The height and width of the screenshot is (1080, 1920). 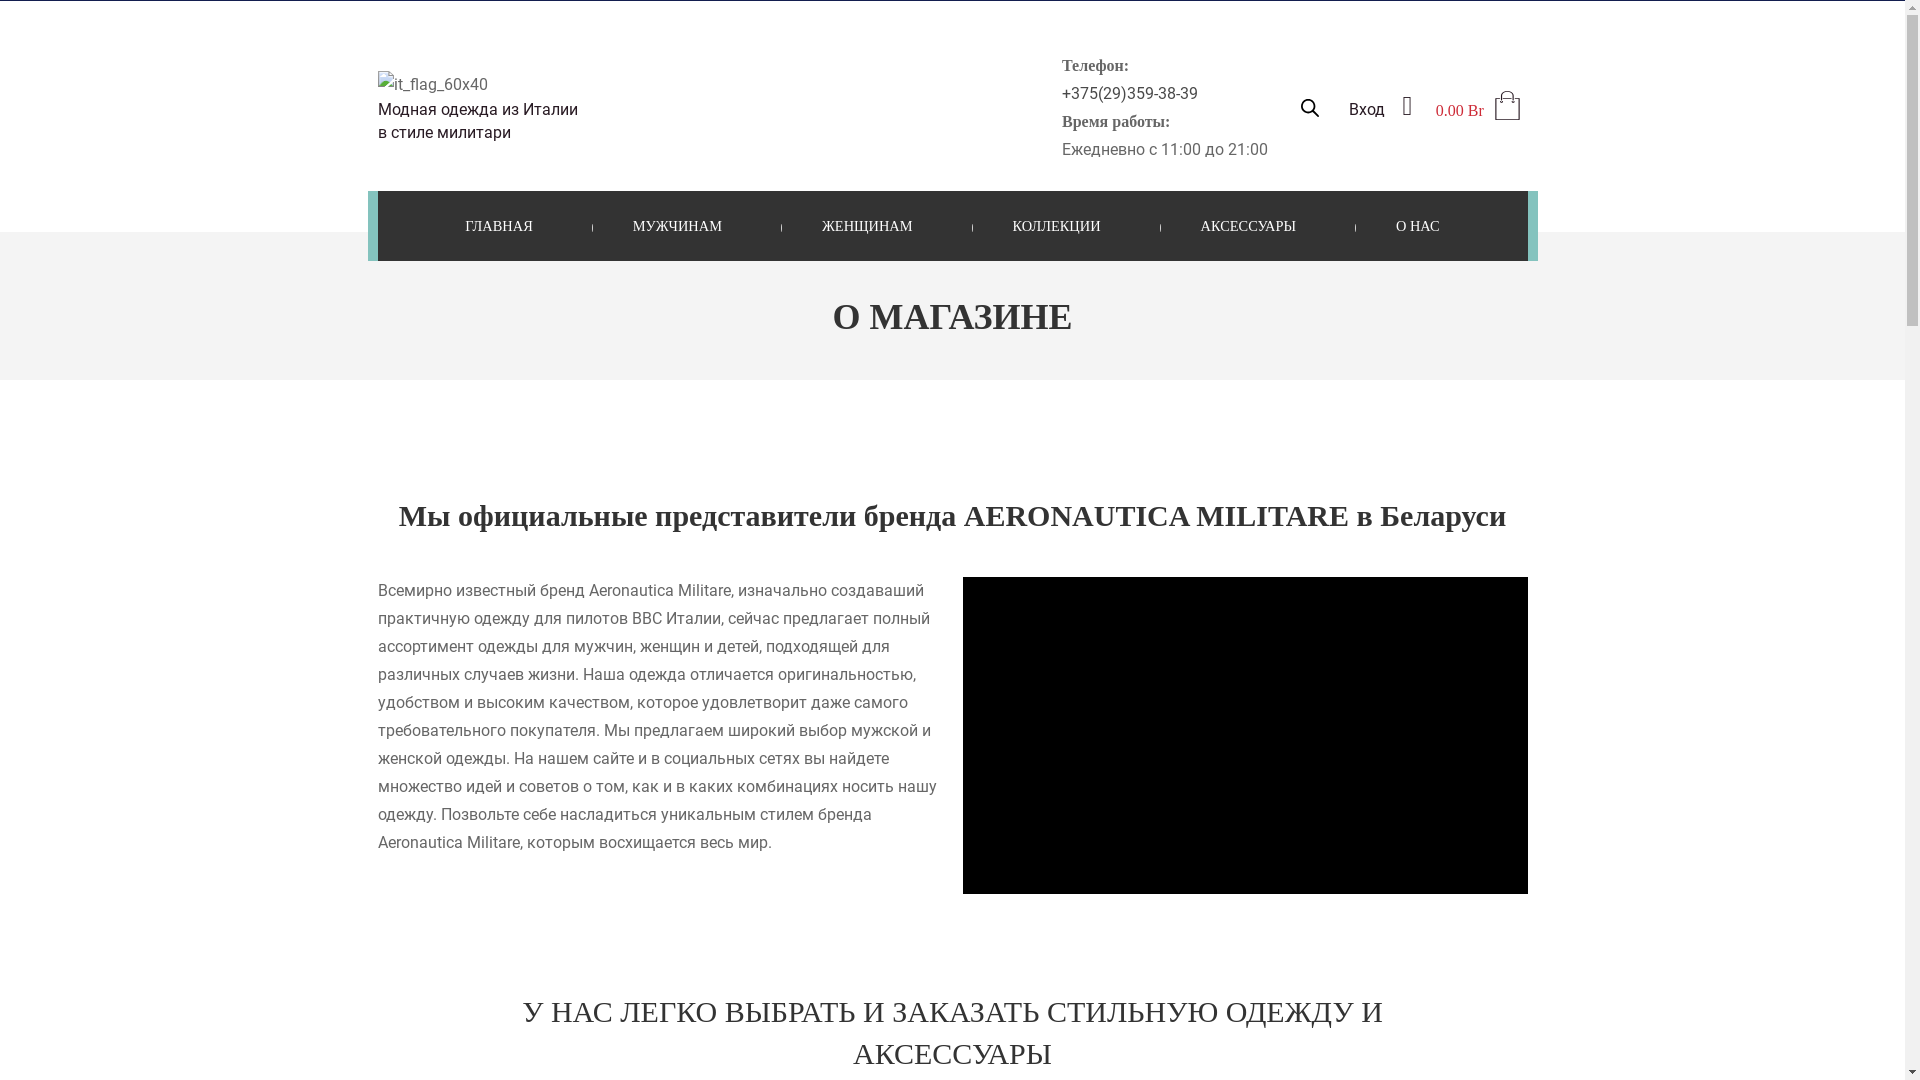 What do you see at coordinates (1129, 93) in the screenshot?
I see `'+375(29)359-38-39'` at bounding box center [1129, 93].